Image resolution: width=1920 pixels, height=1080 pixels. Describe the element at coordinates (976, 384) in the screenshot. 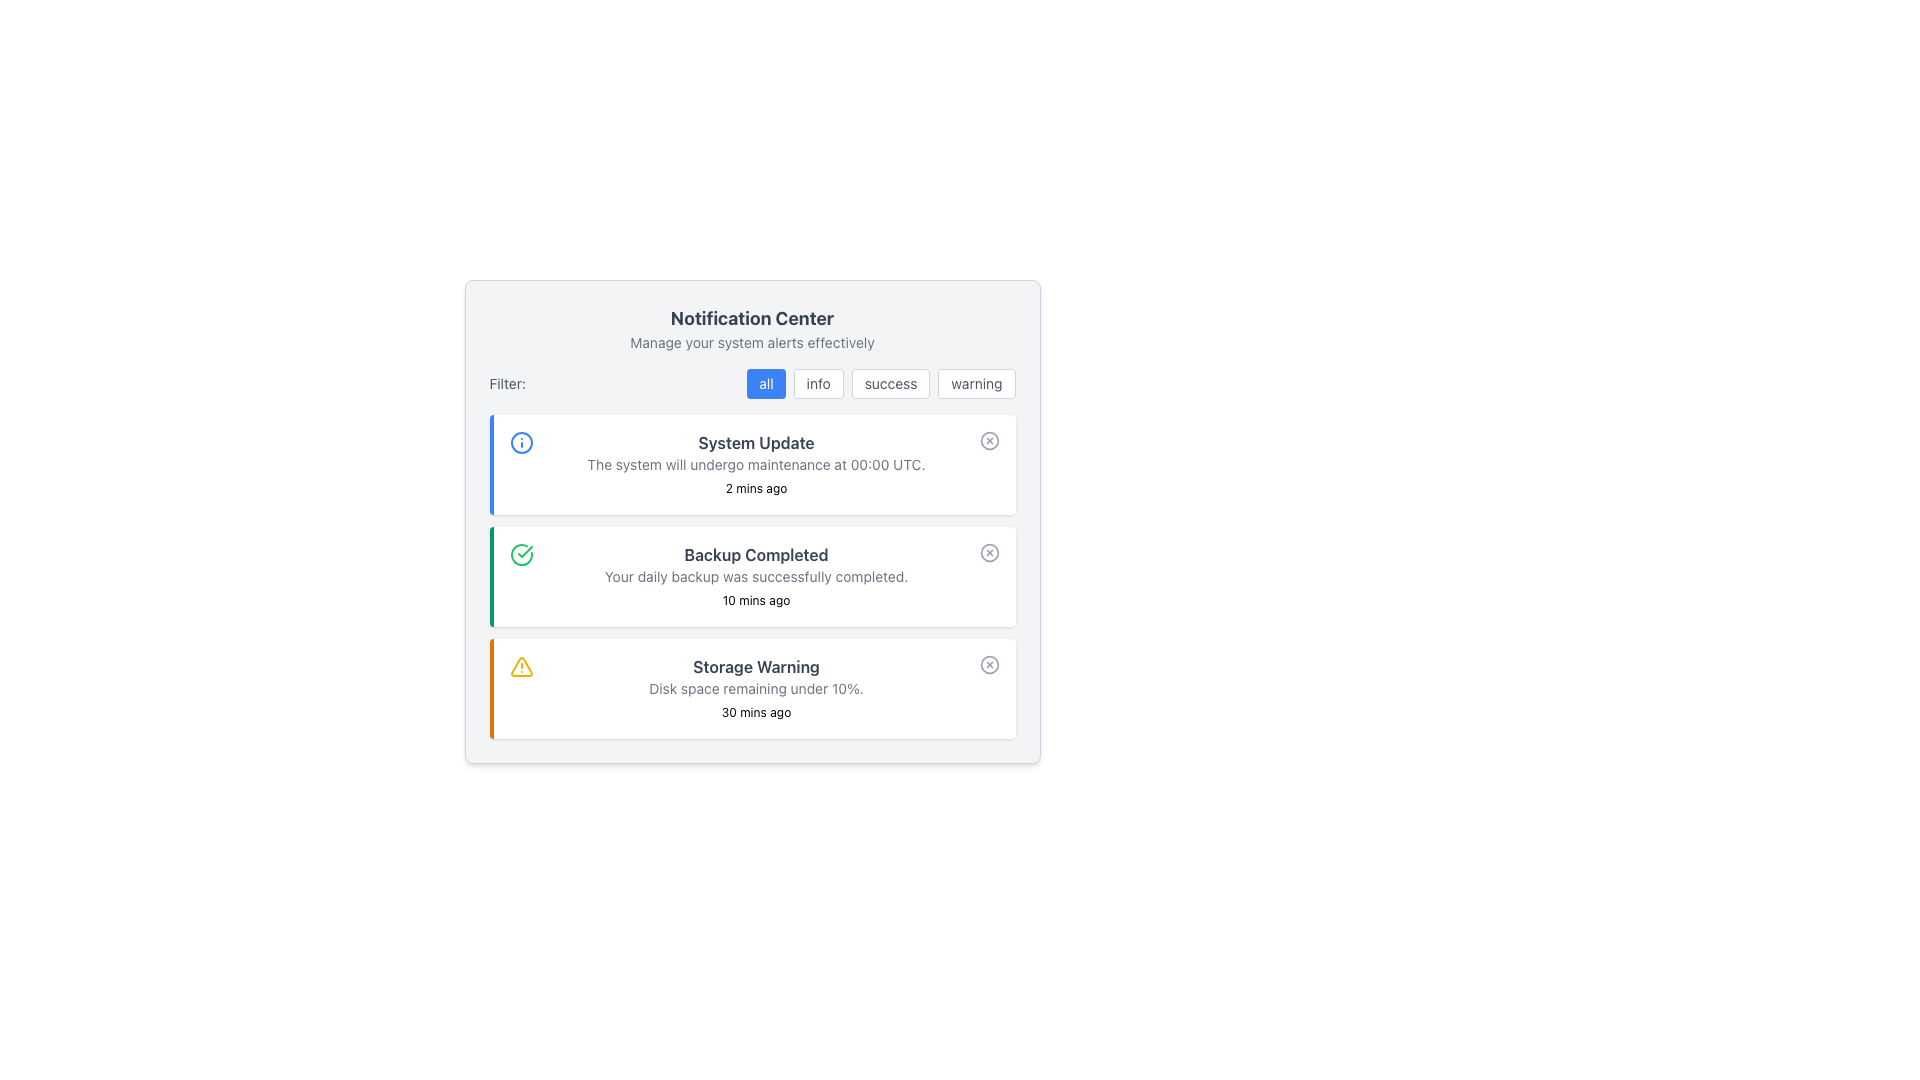

I see `the button that filters or categorizes items to show warnings` at that location.